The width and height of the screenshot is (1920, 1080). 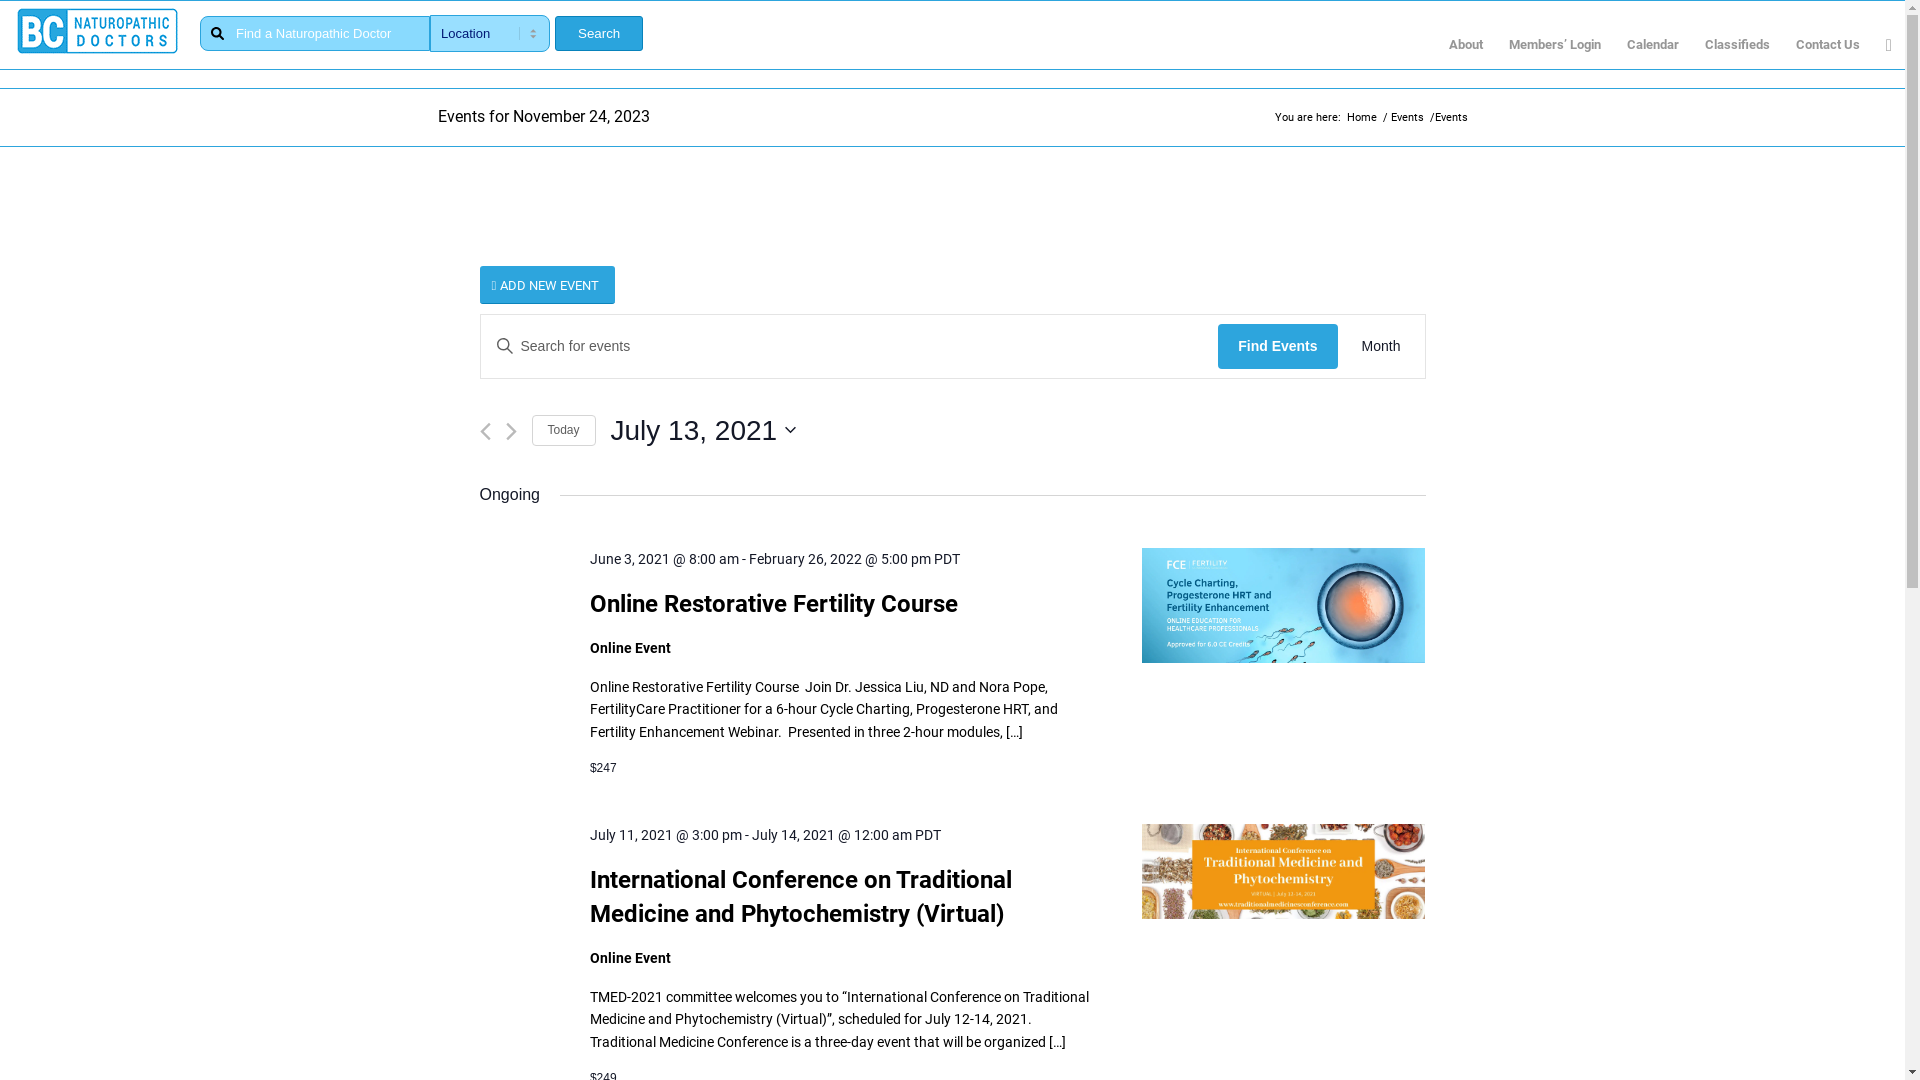 I want to click on 'Search', so click(x=598, y=33).